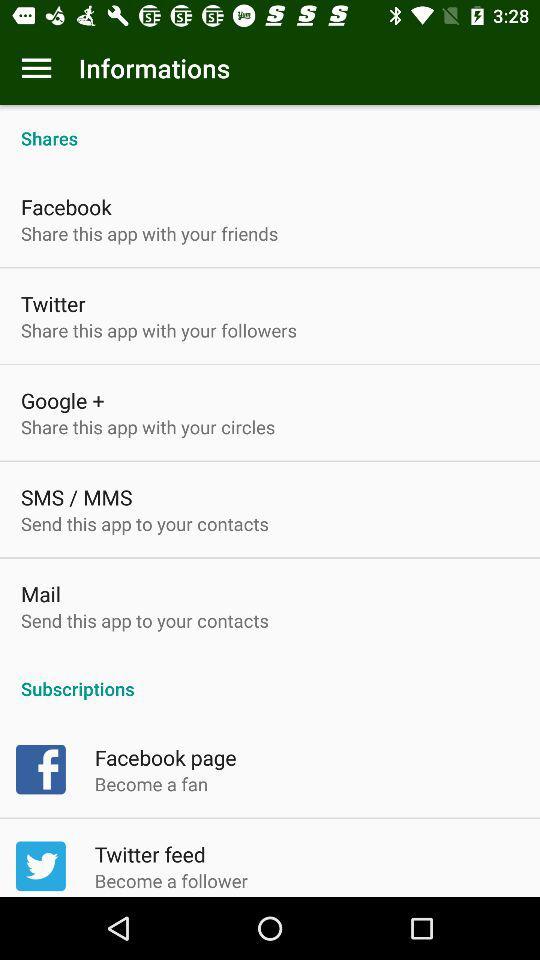 The height and width of the screenshot is (960, 540). Describe the element at coordinates (270, 126) in the screenshot. I see `item above the facebook item` at that location.